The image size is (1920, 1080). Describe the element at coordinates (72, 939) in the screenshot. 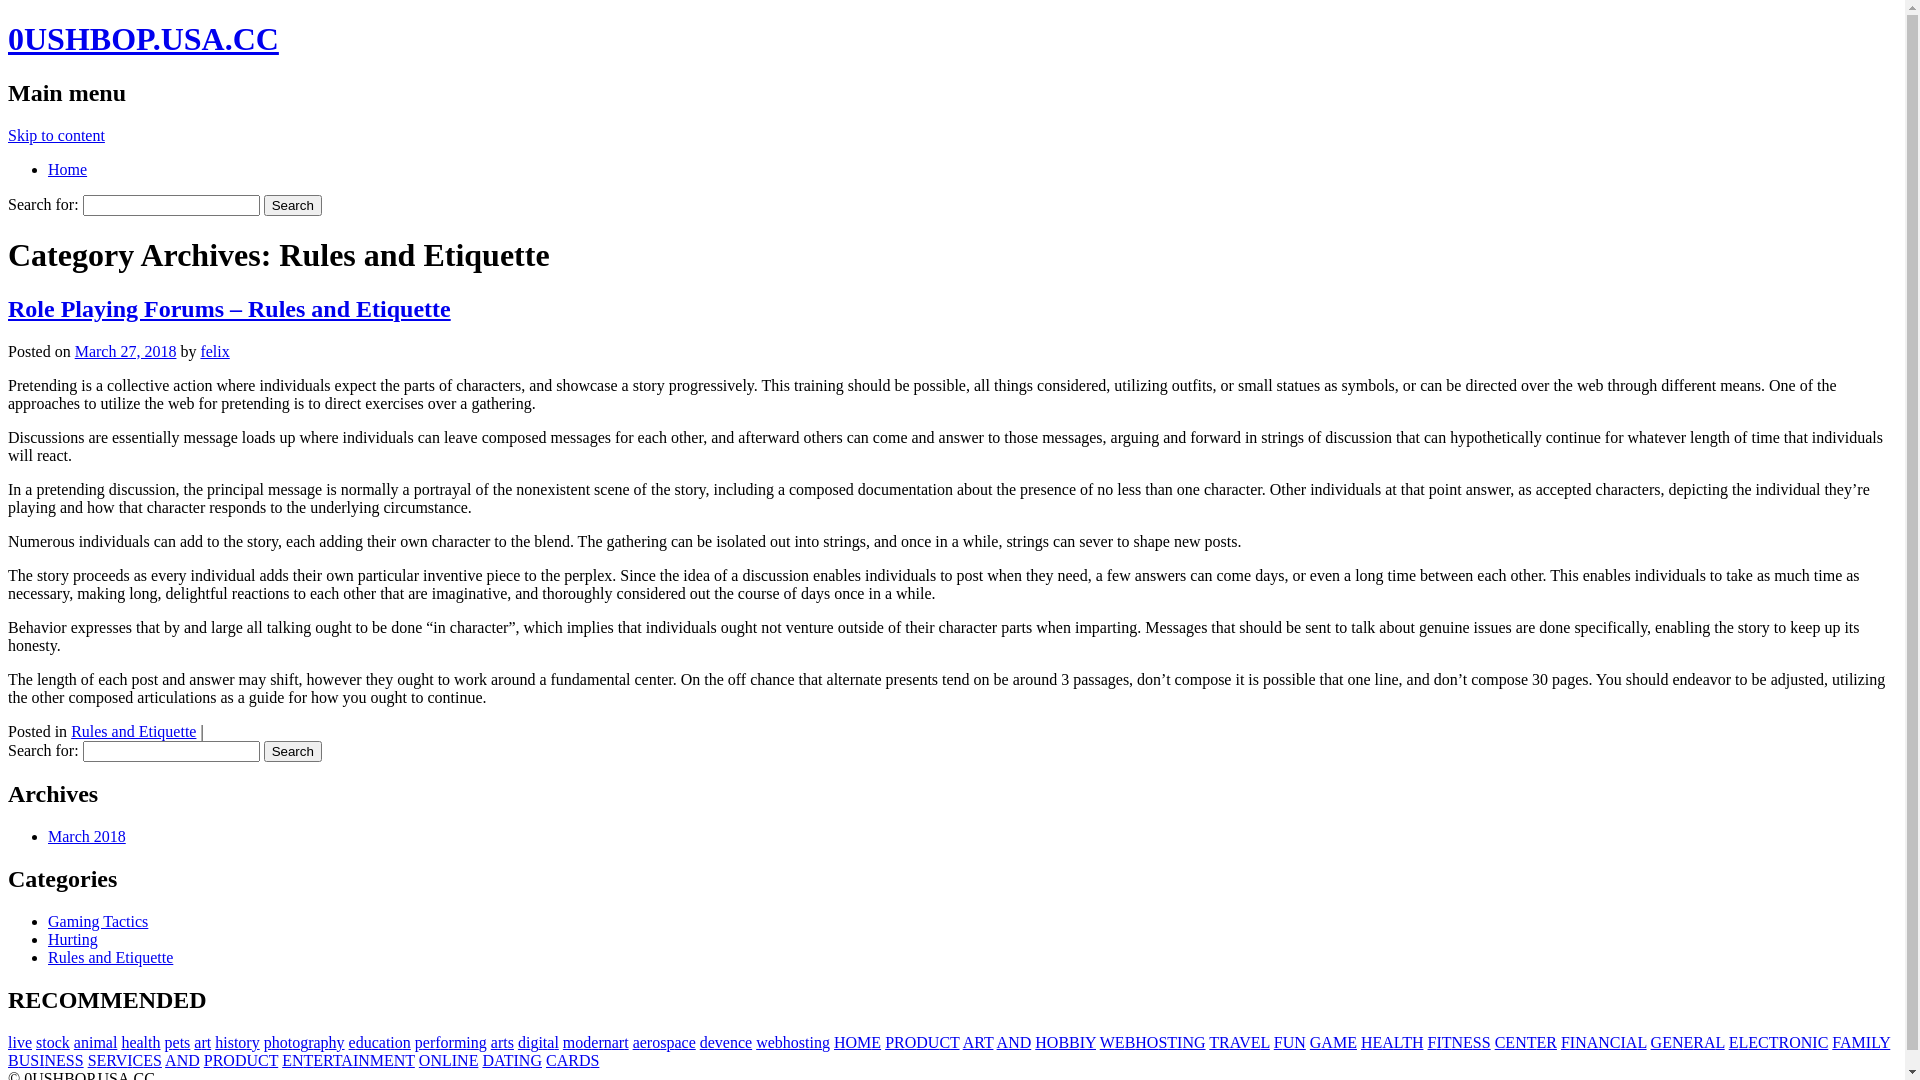

I see `'Hurting'` at that location.